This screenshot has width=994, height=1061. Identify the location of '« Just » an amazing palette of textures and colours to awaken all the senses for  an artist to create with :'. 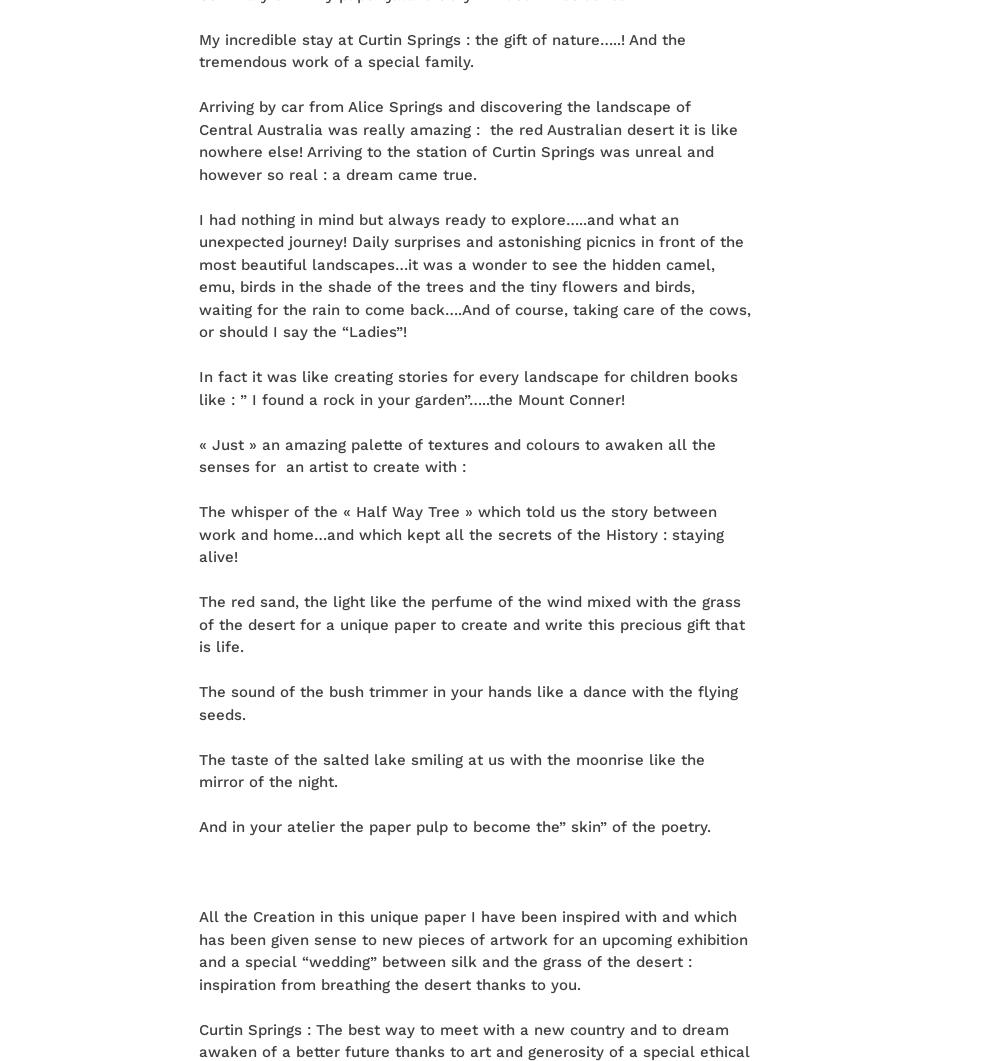
(197, 455).